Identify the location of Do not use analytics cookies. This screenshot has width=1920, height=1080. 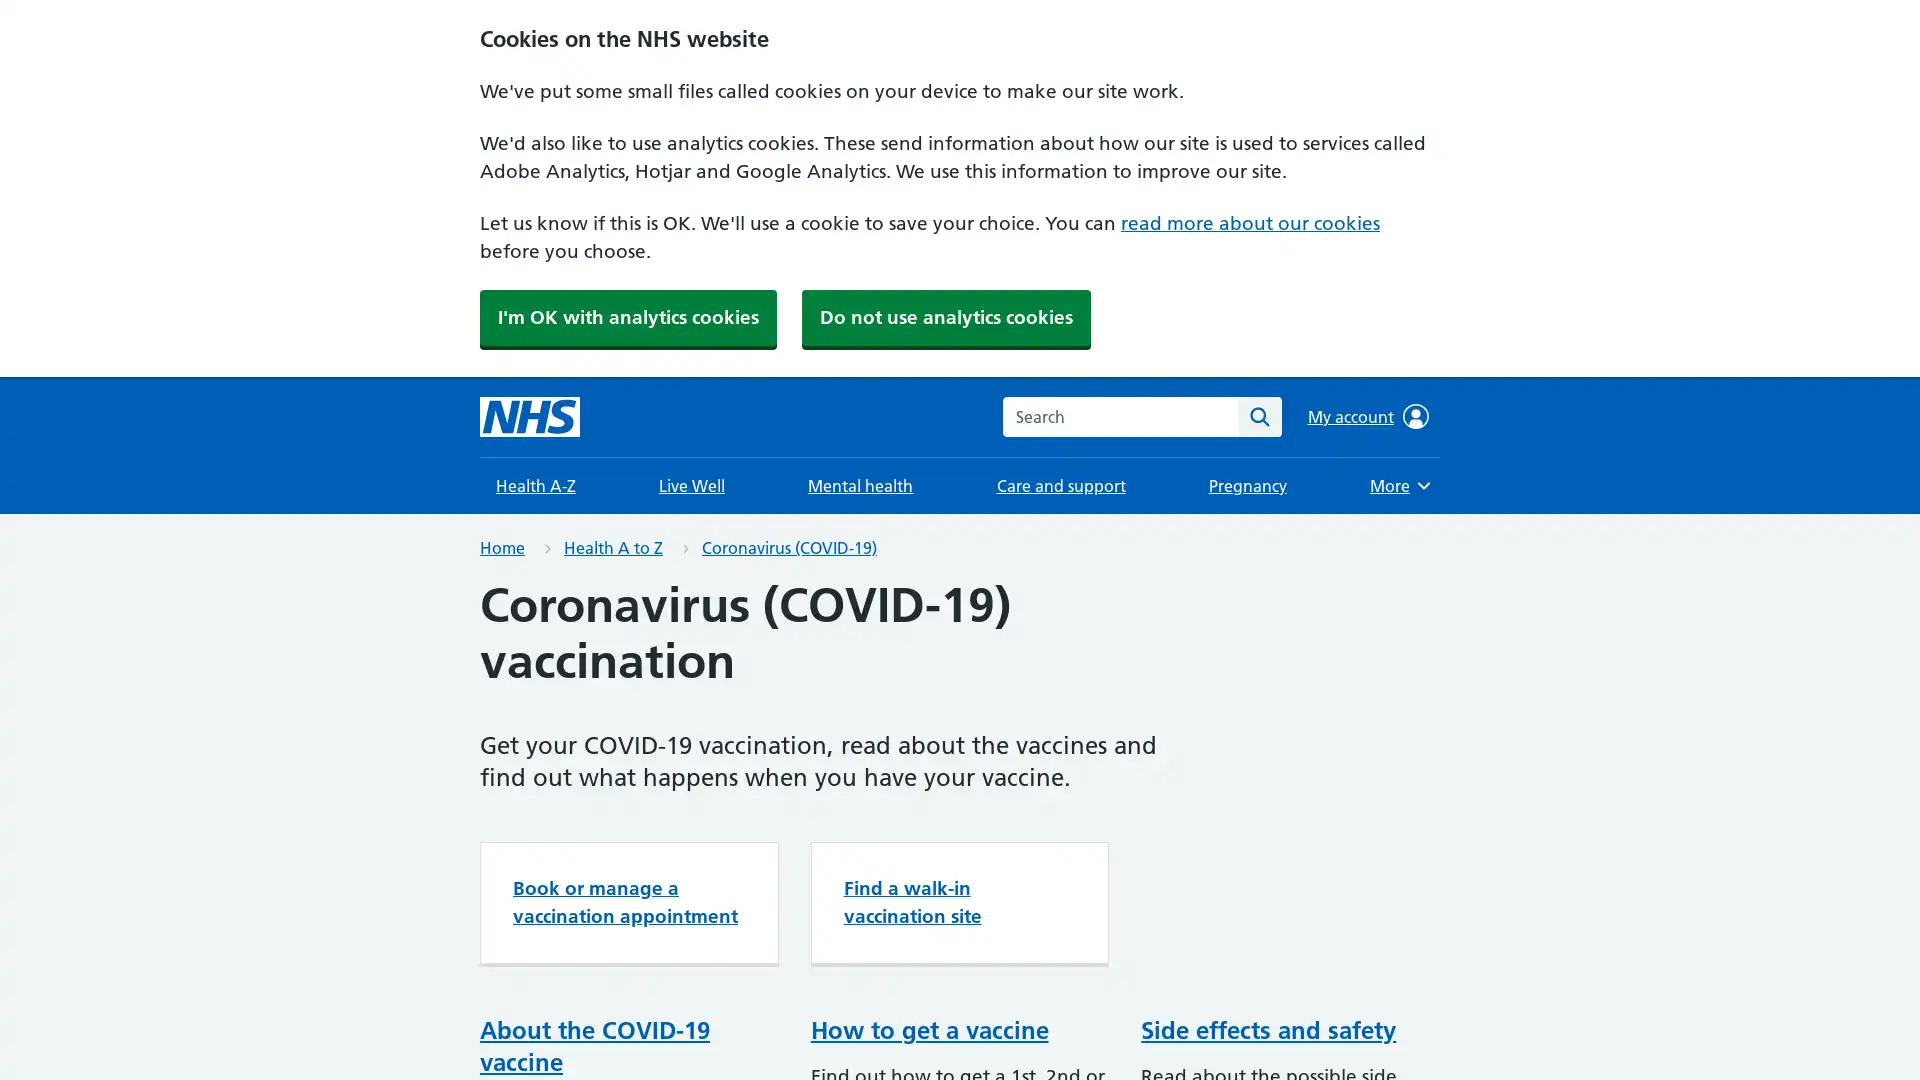
(945, 316).